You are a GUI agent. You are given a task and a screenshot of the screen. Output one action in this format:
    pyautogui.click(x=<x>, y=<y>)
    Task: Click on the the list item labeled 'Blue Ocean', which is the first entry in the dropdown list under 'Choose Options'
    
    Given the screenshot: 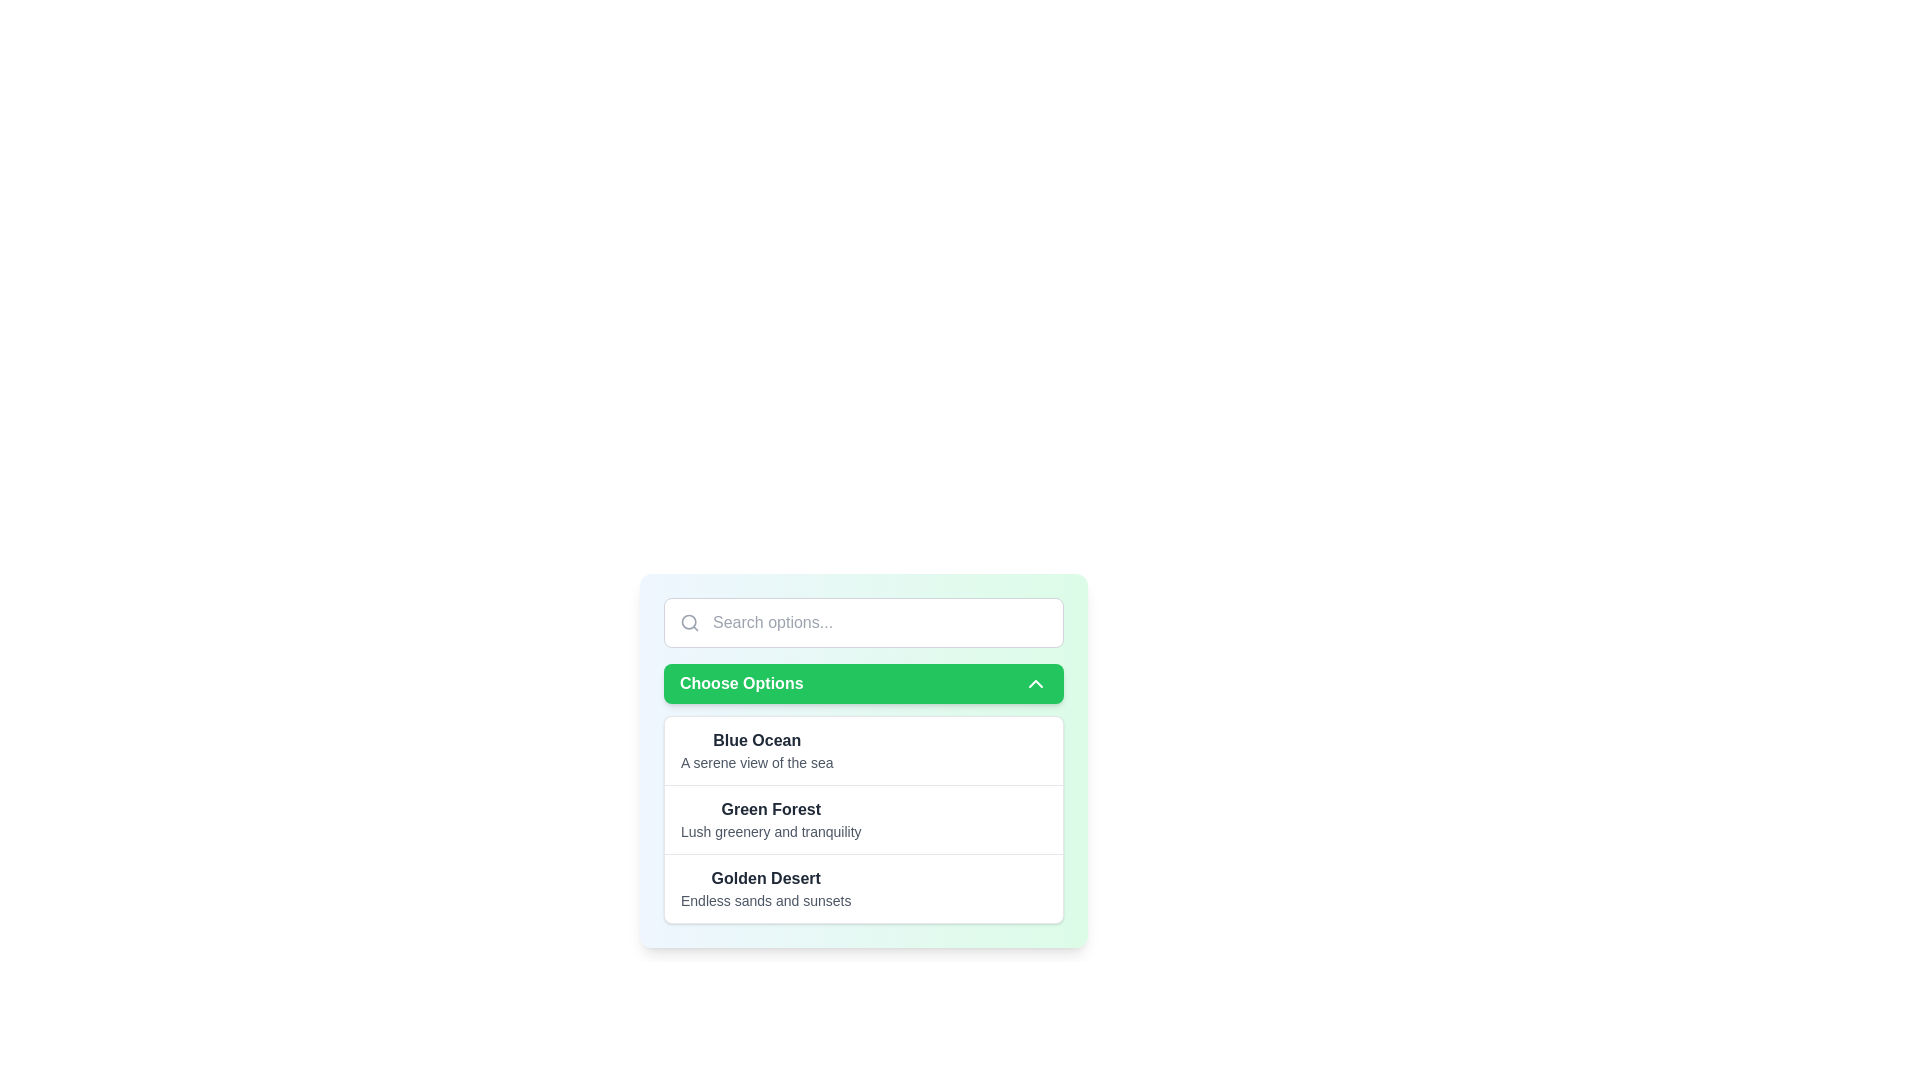 What is the action you would take?
    pyautogui.click(x=864, y=751)
    